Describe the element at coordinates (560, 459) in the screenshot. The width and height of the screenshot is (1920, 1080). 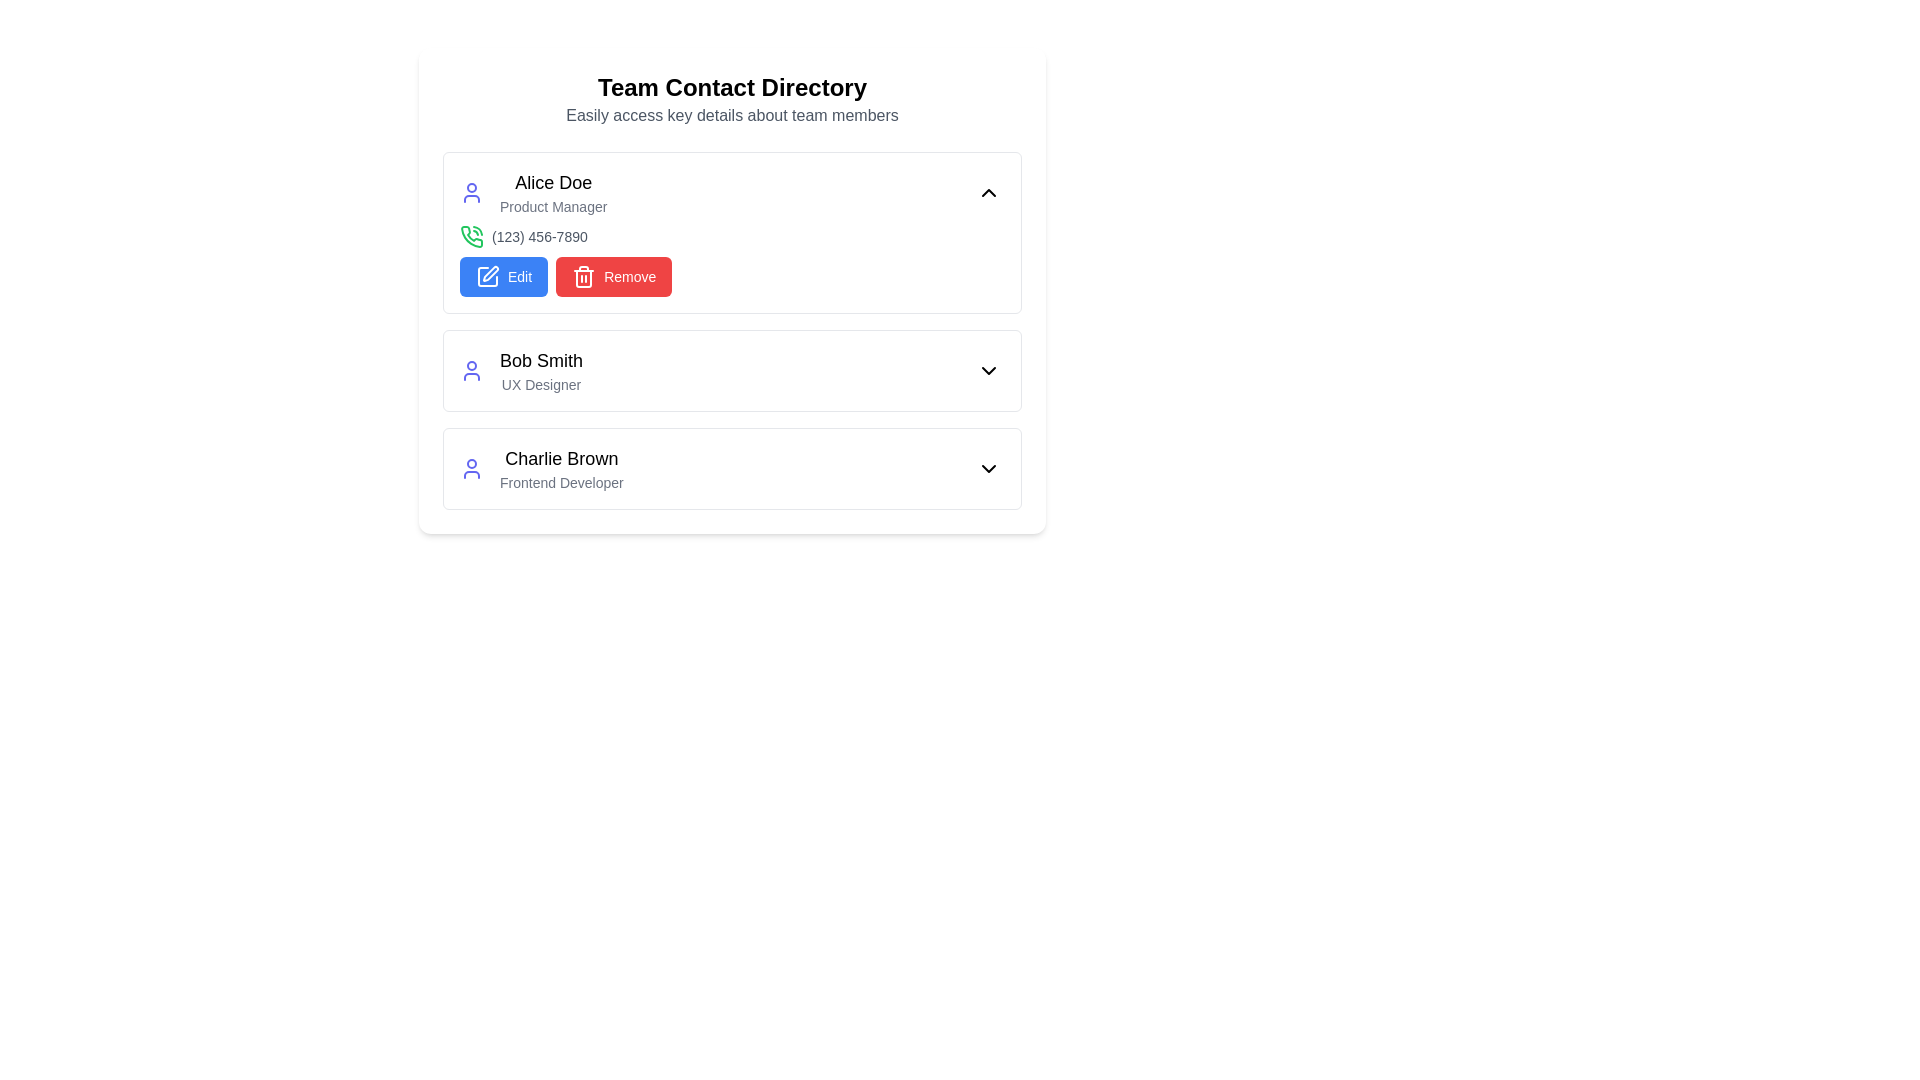
I see `the user name displayed in the static text label of the bottom contact card, positioned above the description 'Frontend Developer' by moving the cursor to this element` at that location.